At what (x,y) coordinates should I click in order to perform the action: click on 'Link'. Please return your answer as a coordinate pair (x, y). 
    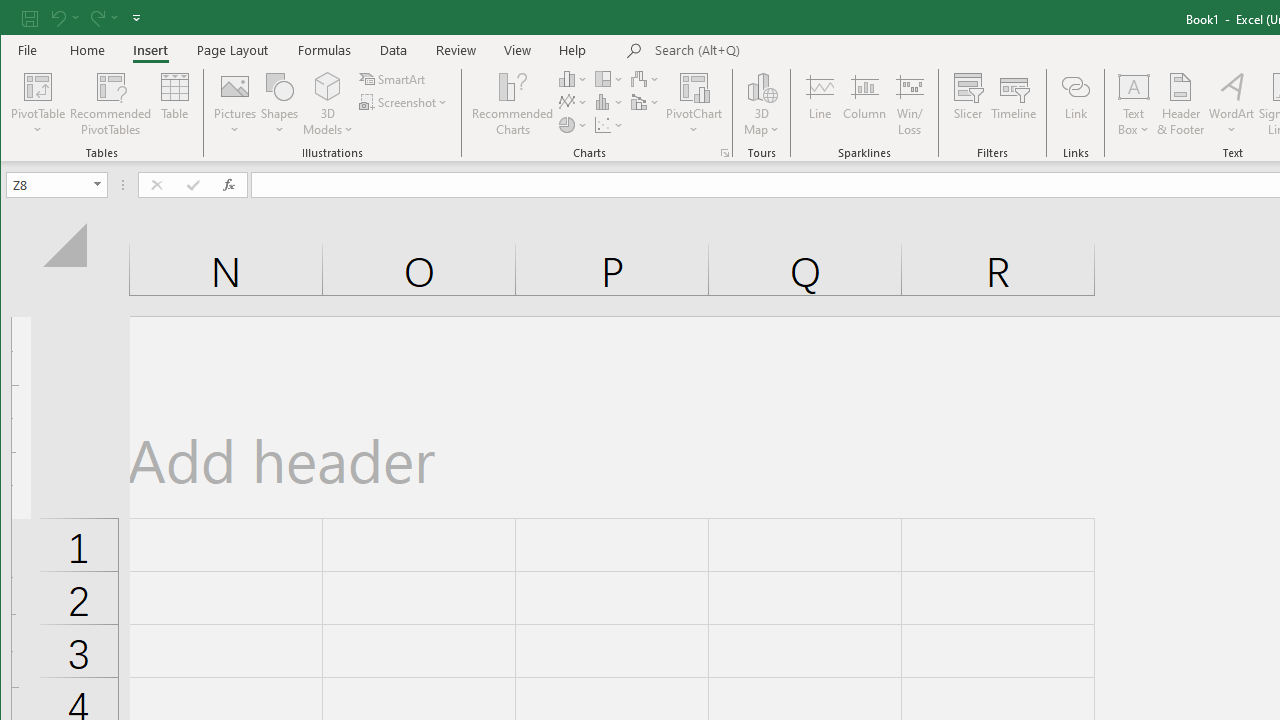
    Looking at the image, I should click on (1074, 104).